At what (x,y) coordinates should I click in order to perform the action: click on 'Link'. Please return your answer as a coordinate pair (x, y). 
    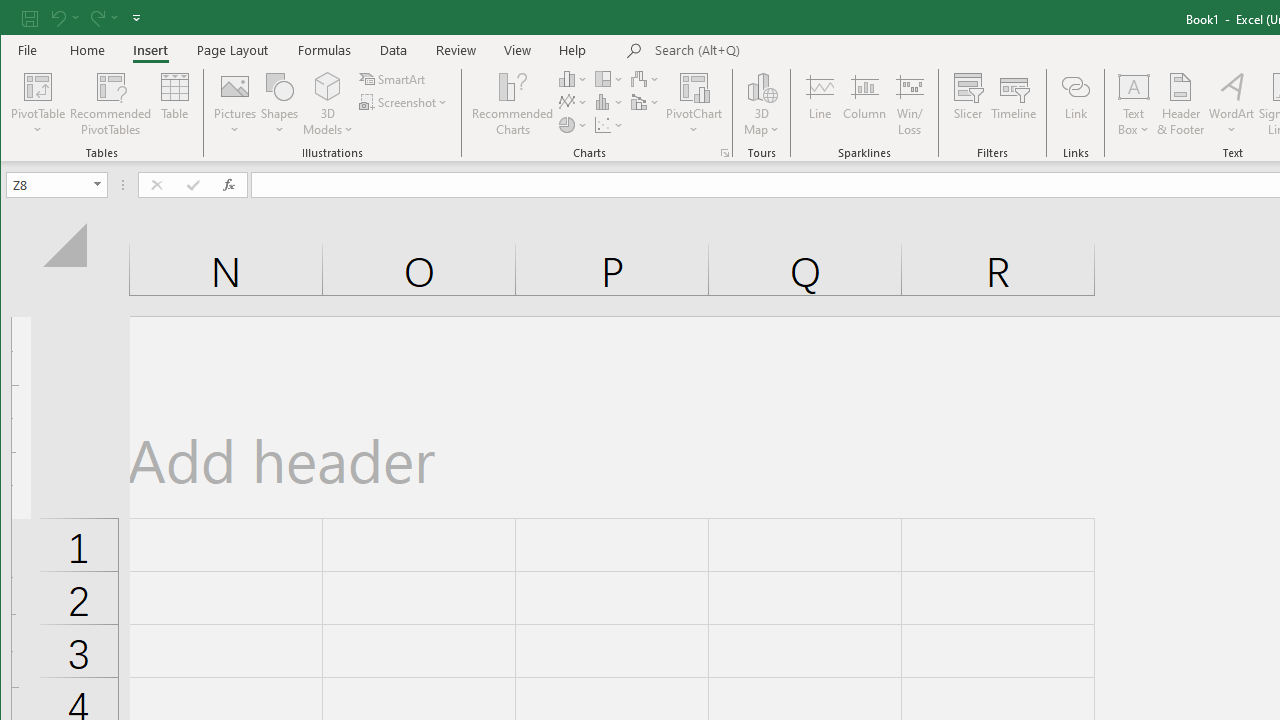
    Looking at the image, I should click on (1074, 104).